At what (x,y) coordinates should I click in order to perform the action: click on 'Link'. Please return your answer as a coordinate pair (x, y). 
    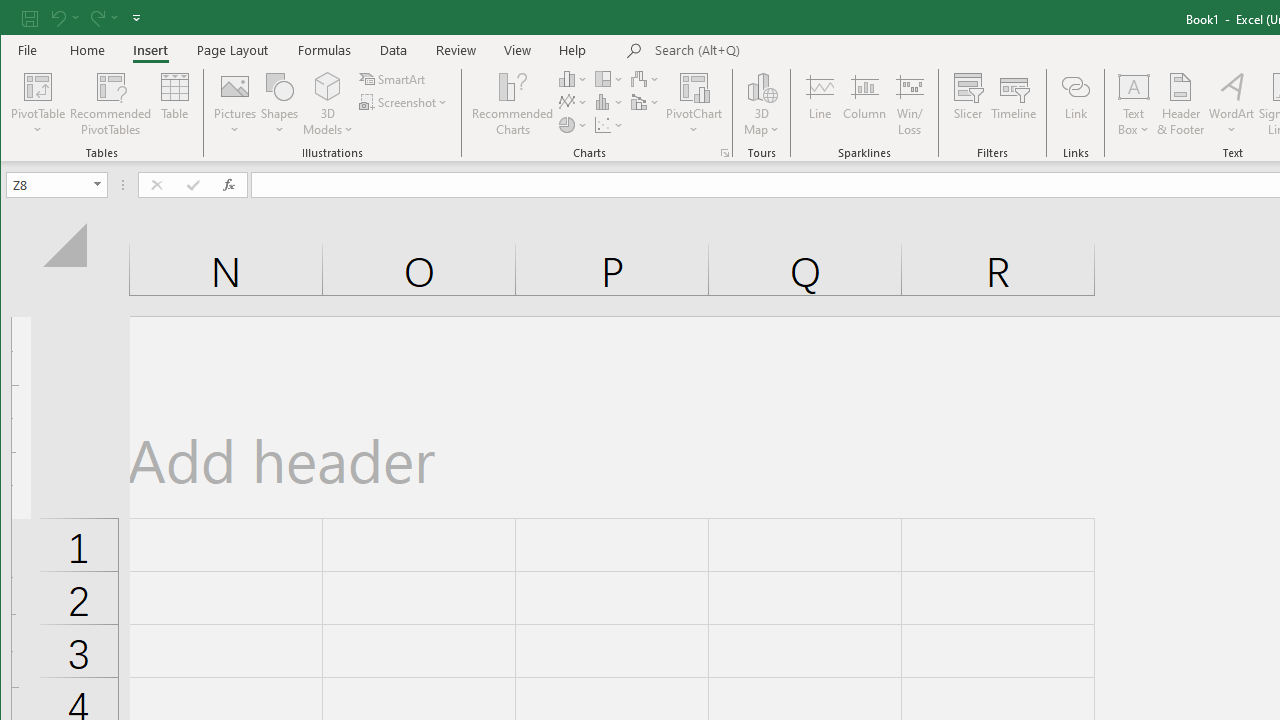
    Looking at the image, I should click on (1074, 104).